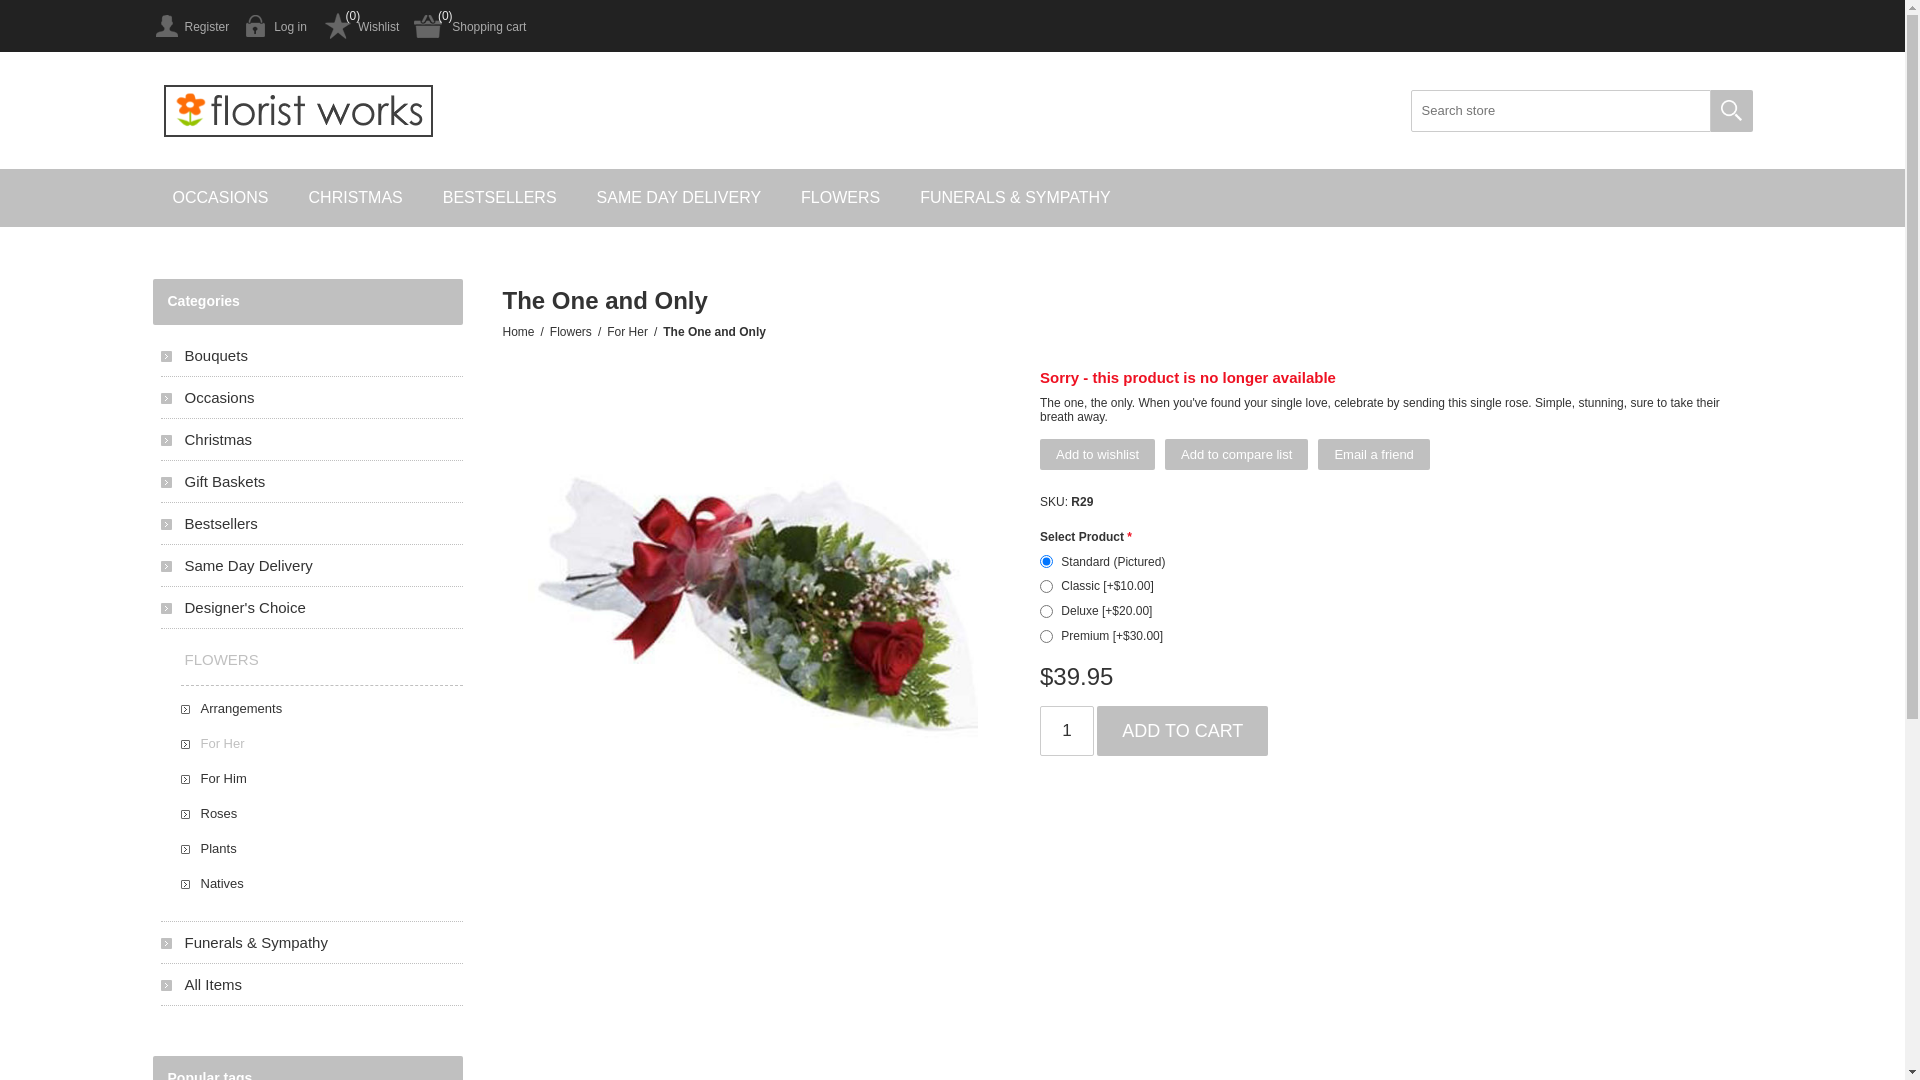  Describe the element at coordinates (1372, 454) in the screenshot. I see `'Email a friend'` at that location.